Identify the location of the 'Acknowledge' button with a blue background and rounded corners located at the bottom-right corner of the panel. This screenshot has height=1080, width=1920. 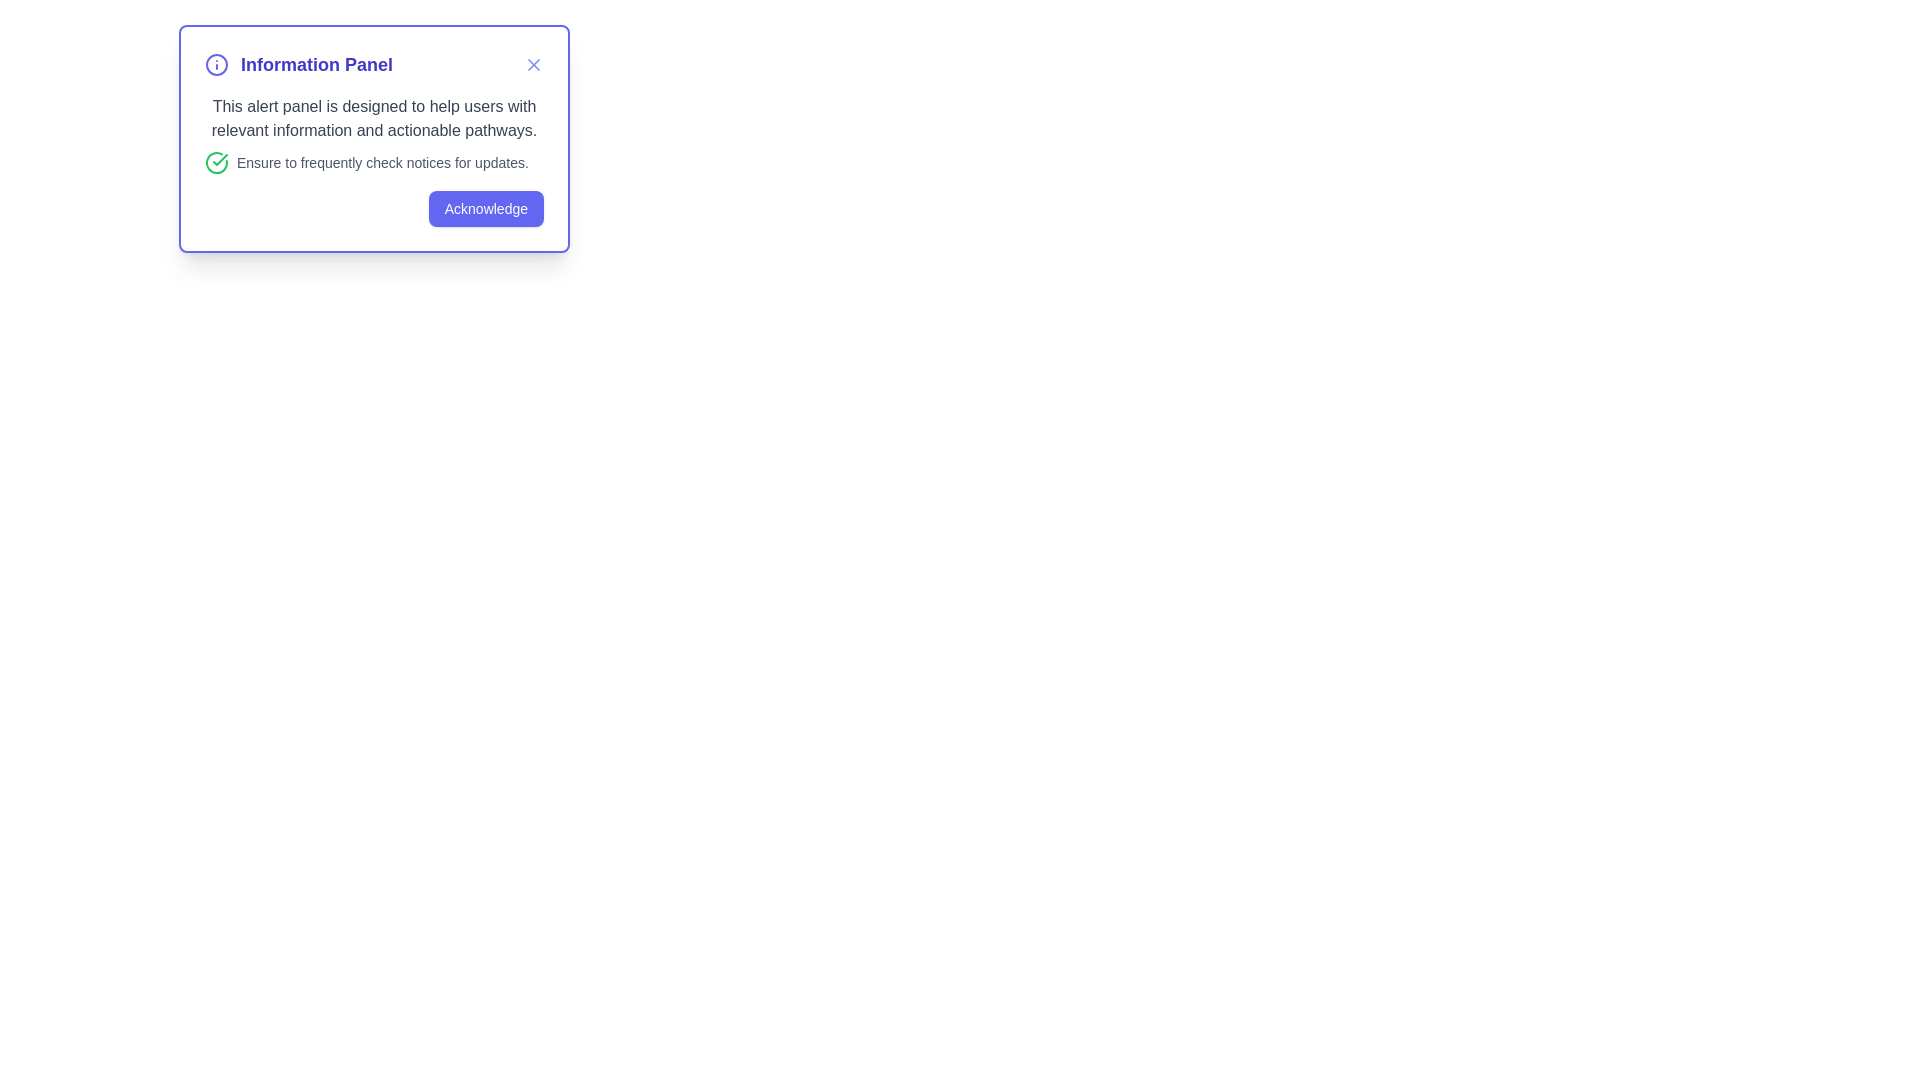
(486, 208).